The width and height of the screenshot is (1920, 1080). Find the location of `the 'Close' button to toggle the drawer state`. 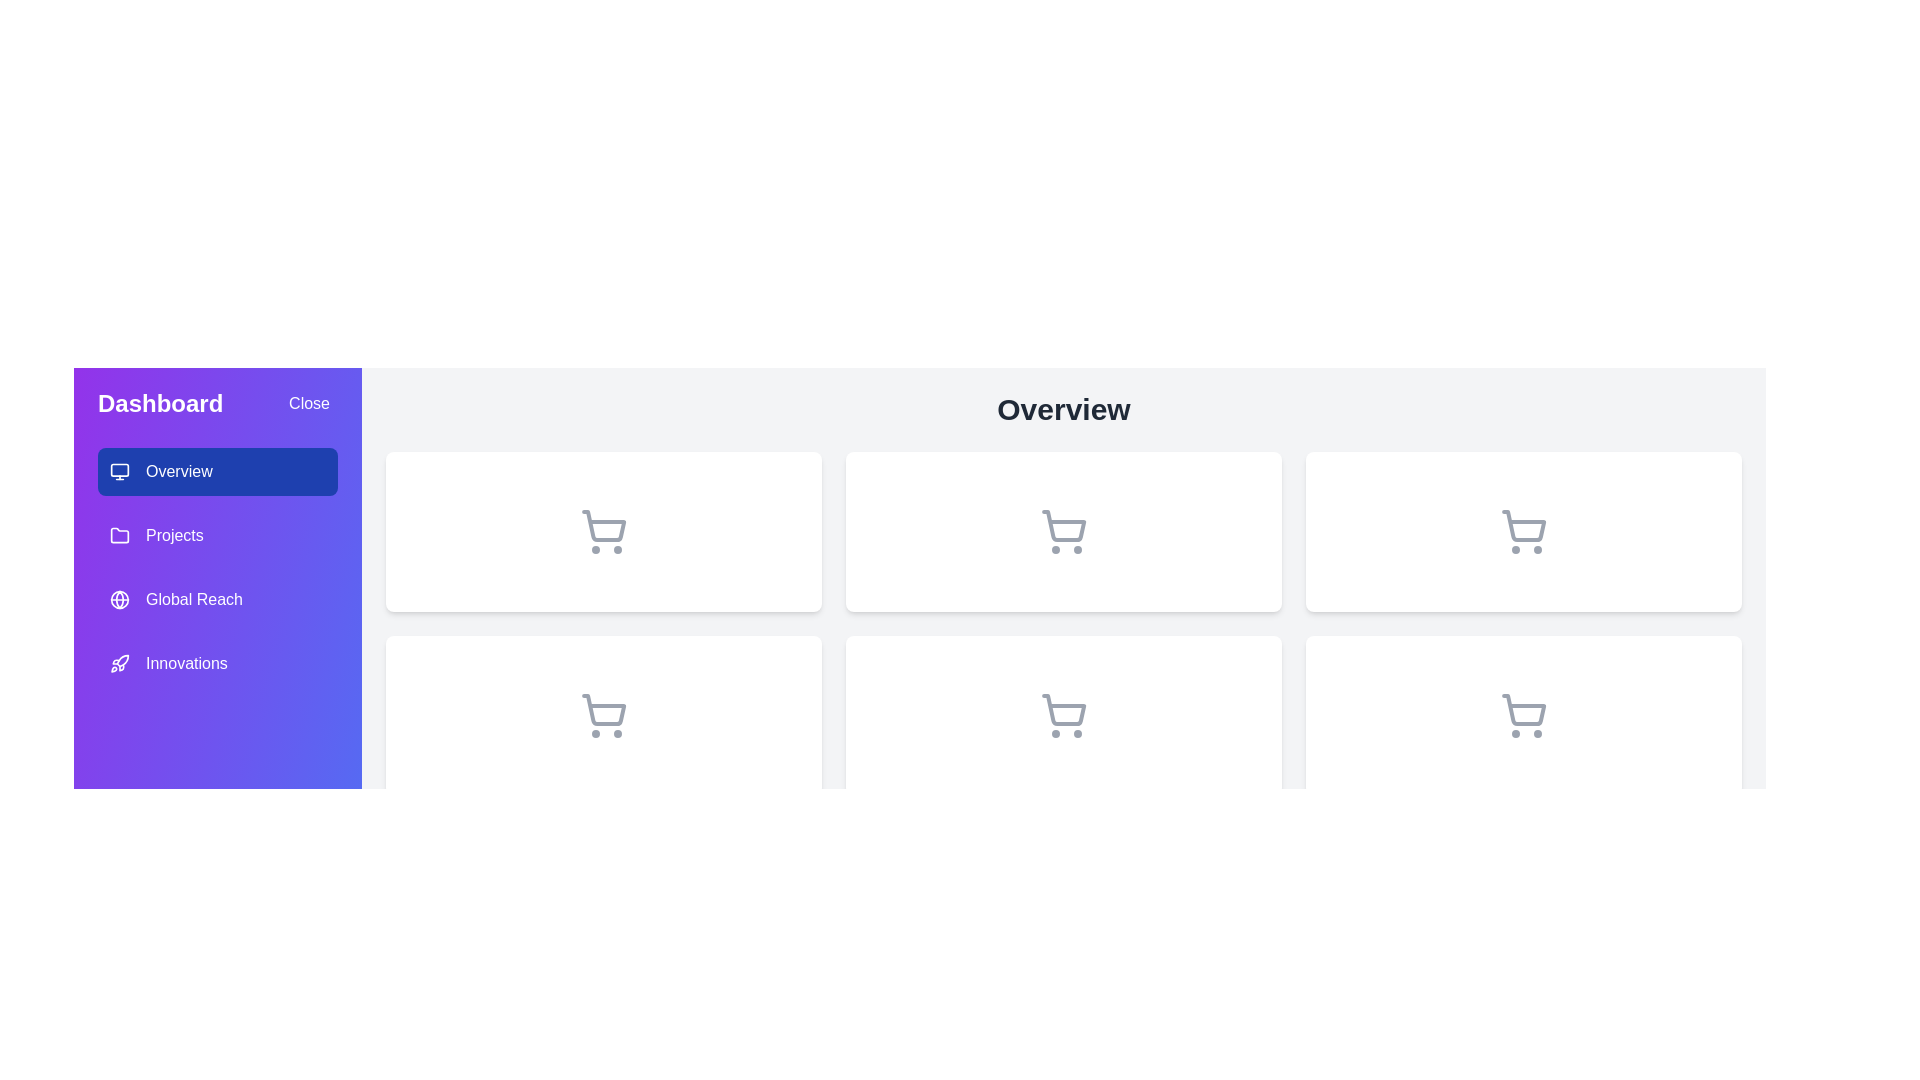

the 'Close' button to toggle the drawer state is located at coordinates (307, 404).